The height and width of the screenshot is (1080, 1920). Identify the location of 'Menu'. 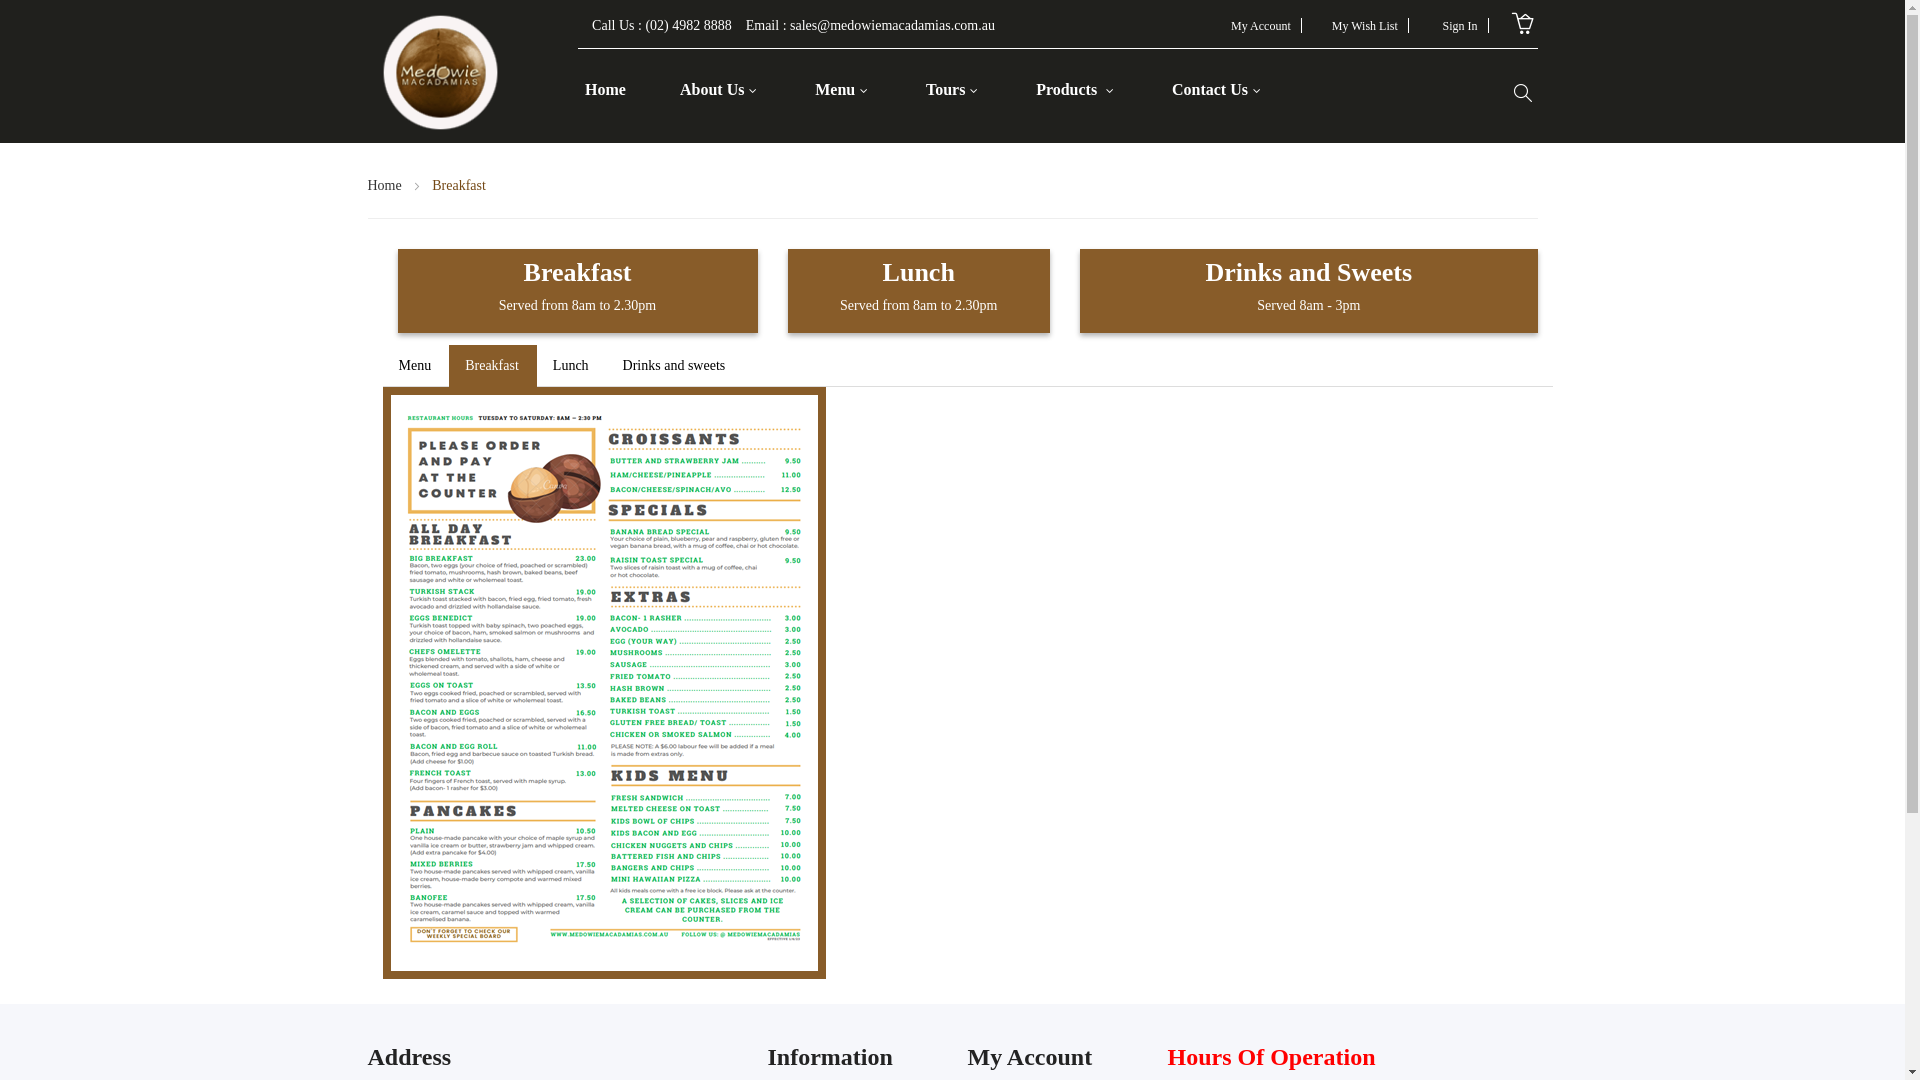
(841, 88).